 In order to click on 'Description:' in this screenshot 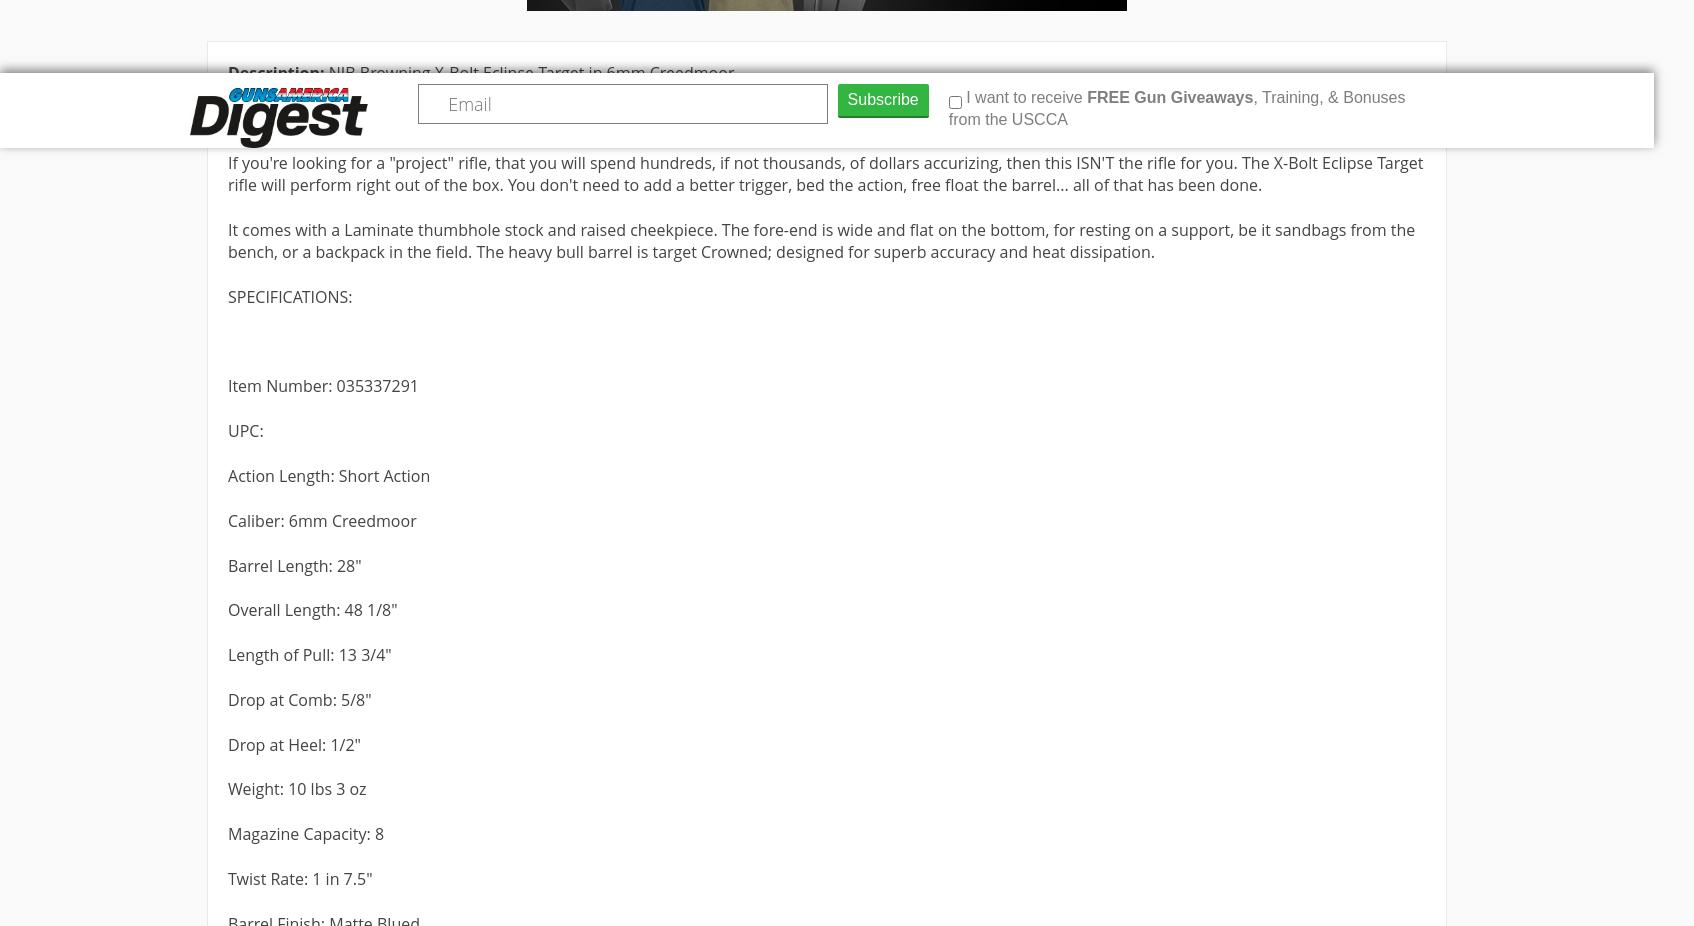, I will do `click(228, 71)`.